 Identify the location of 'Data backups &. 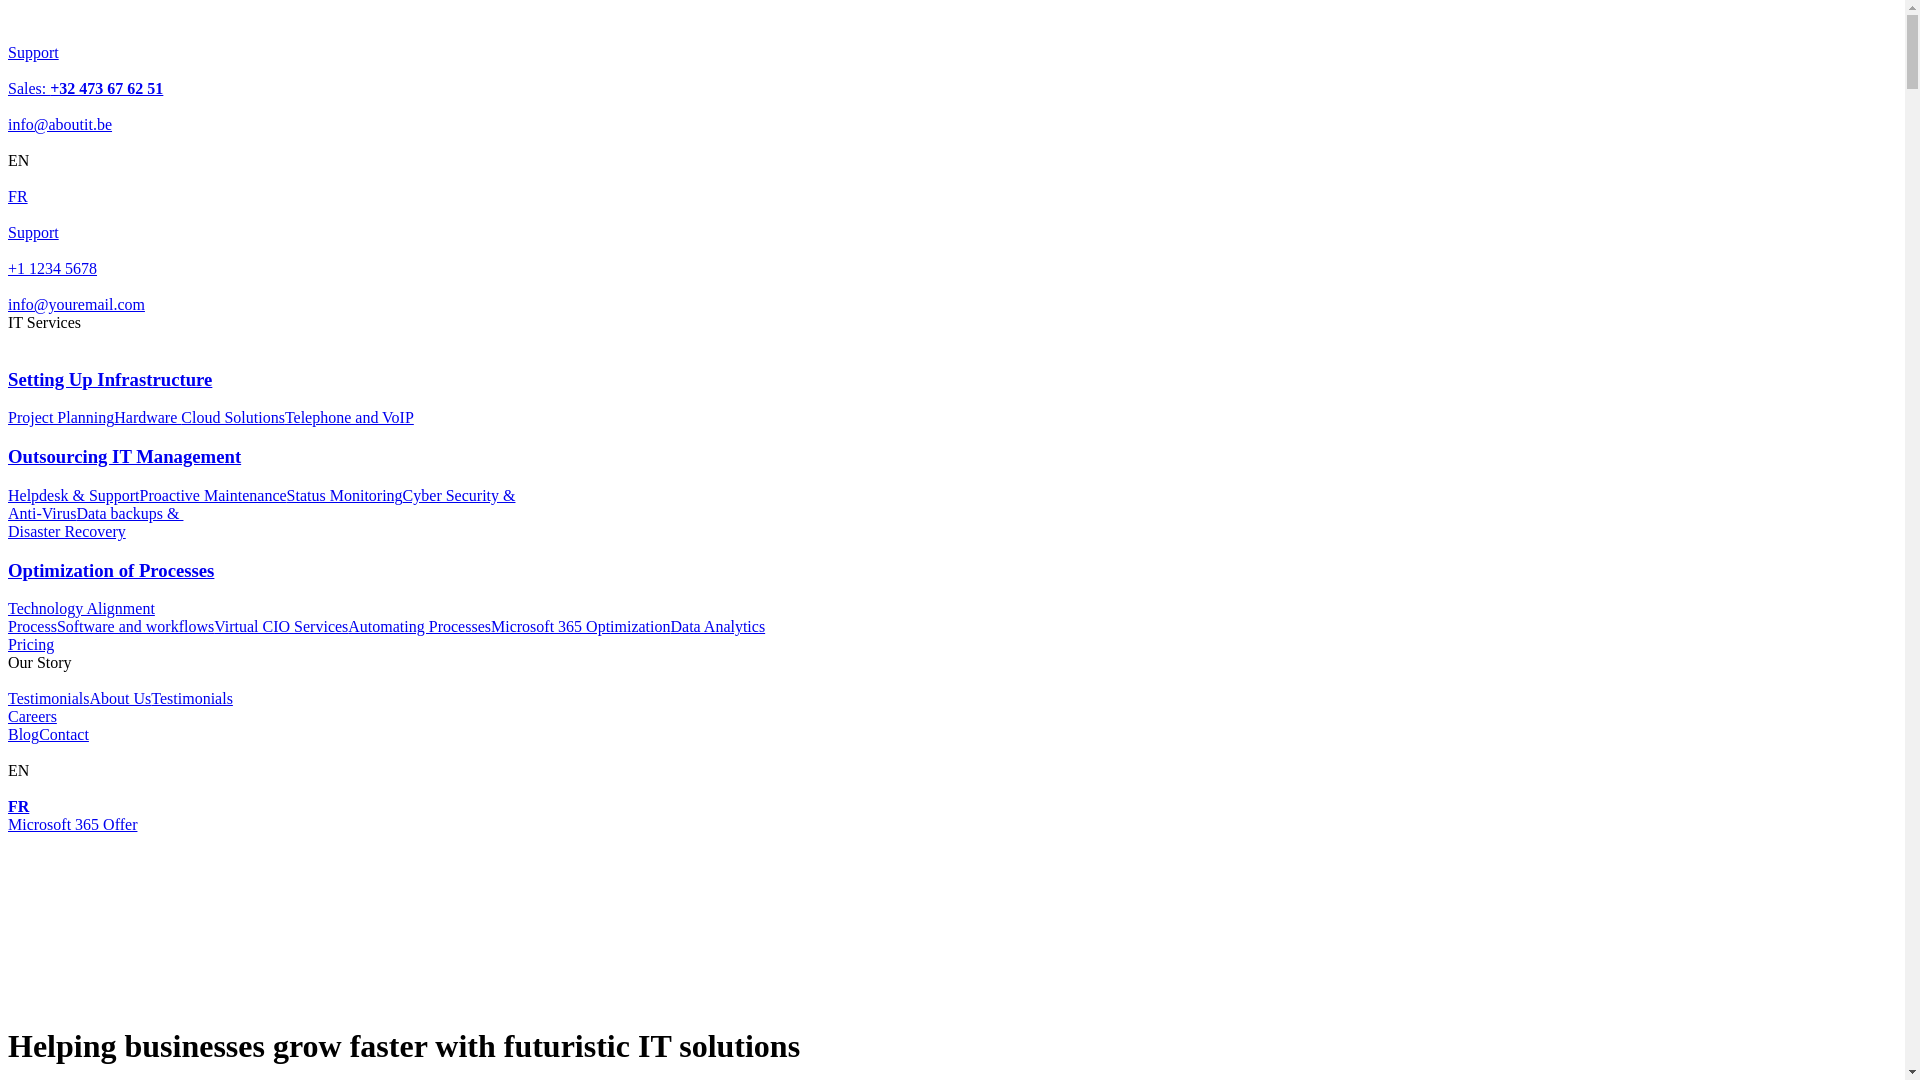
(8, 521).